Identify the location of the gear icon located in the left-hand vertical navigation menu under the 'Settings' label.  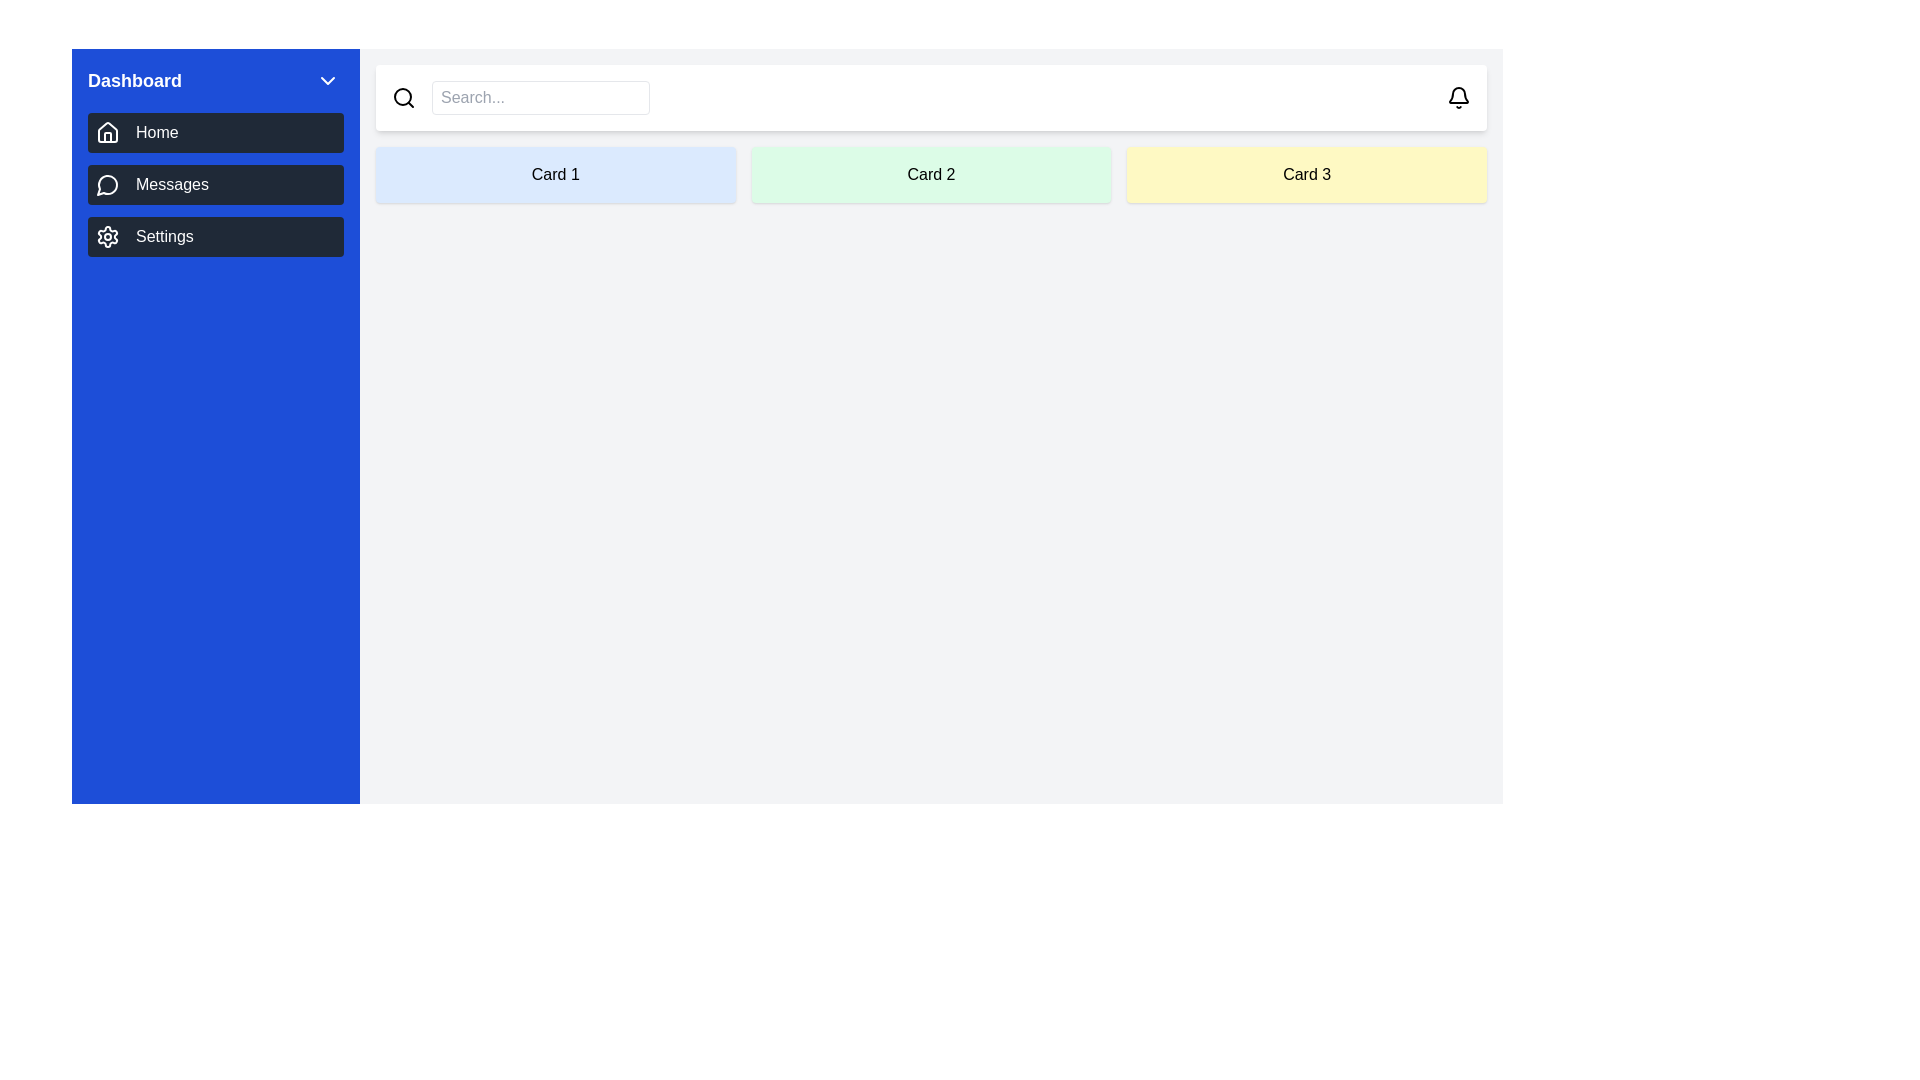
(107, 235).